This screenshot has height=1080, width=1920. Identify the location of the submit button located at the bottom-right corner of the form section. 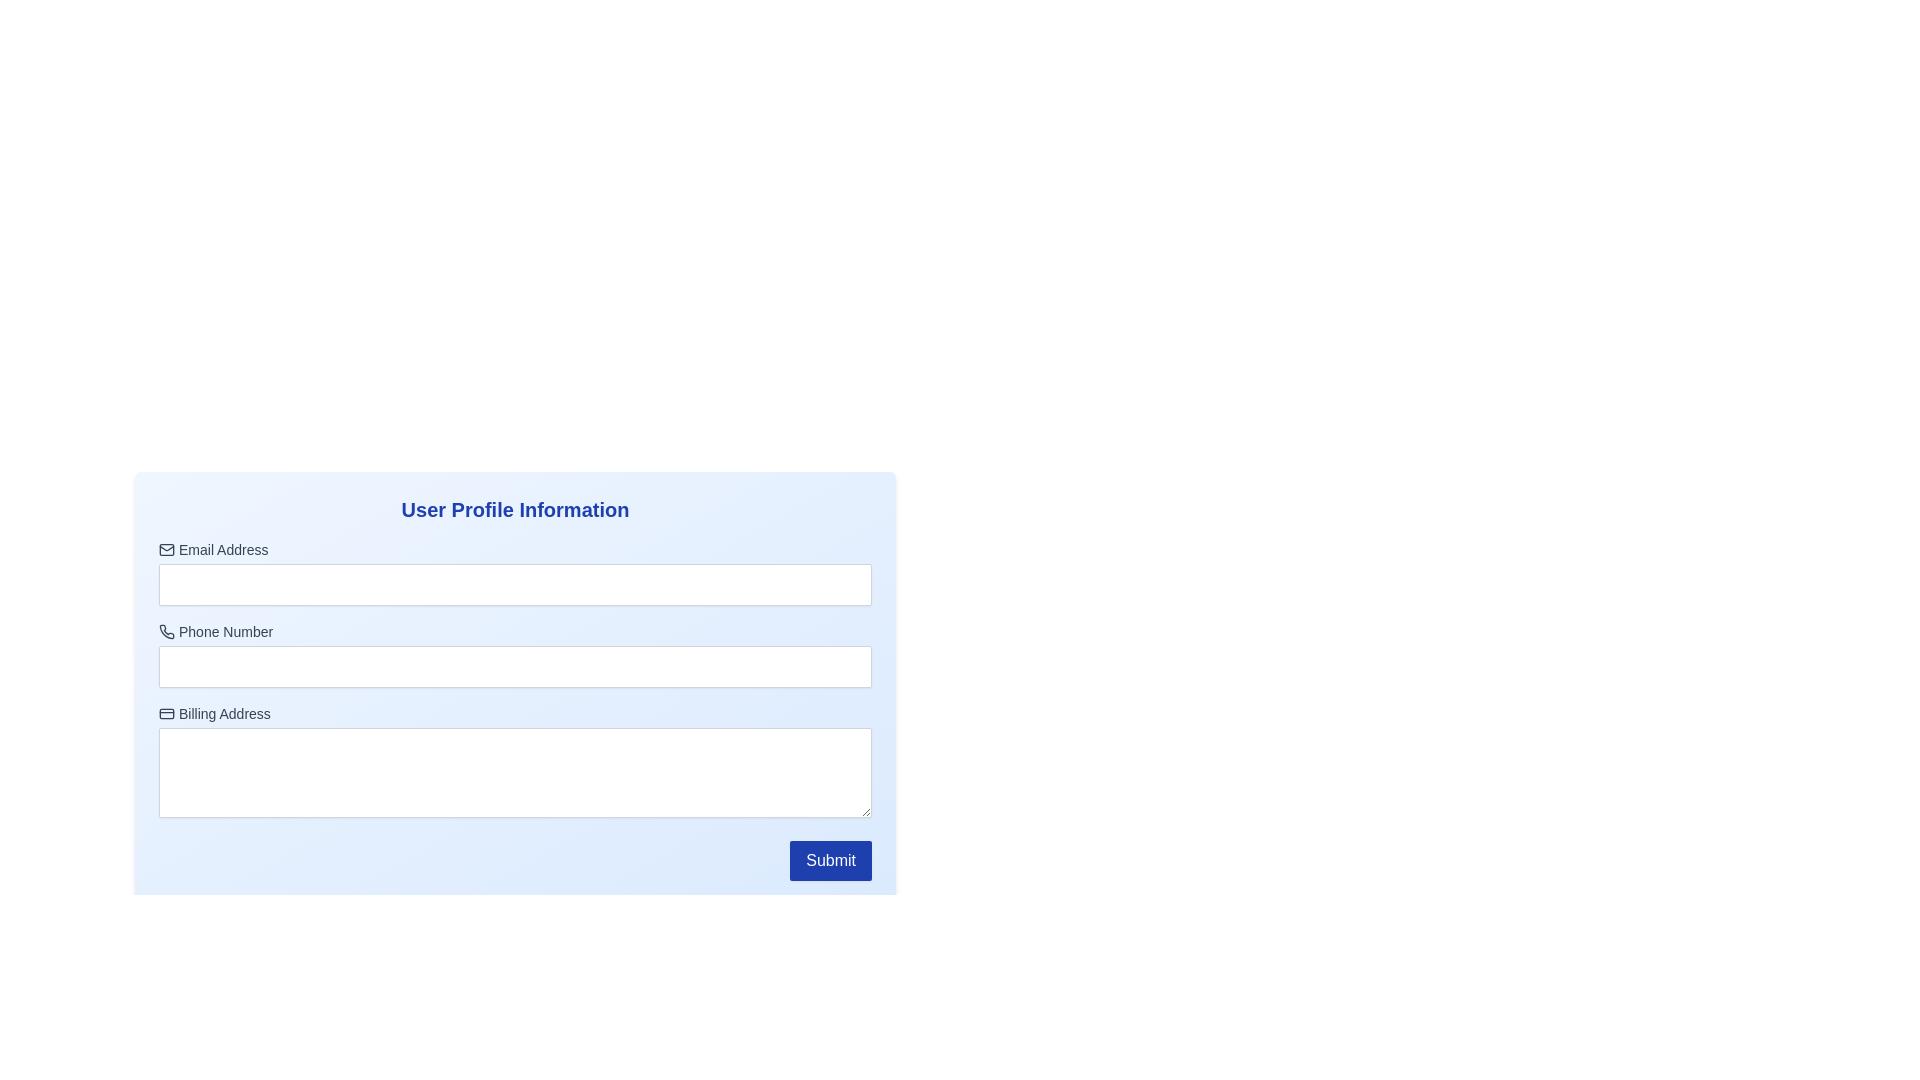
(831, 859).